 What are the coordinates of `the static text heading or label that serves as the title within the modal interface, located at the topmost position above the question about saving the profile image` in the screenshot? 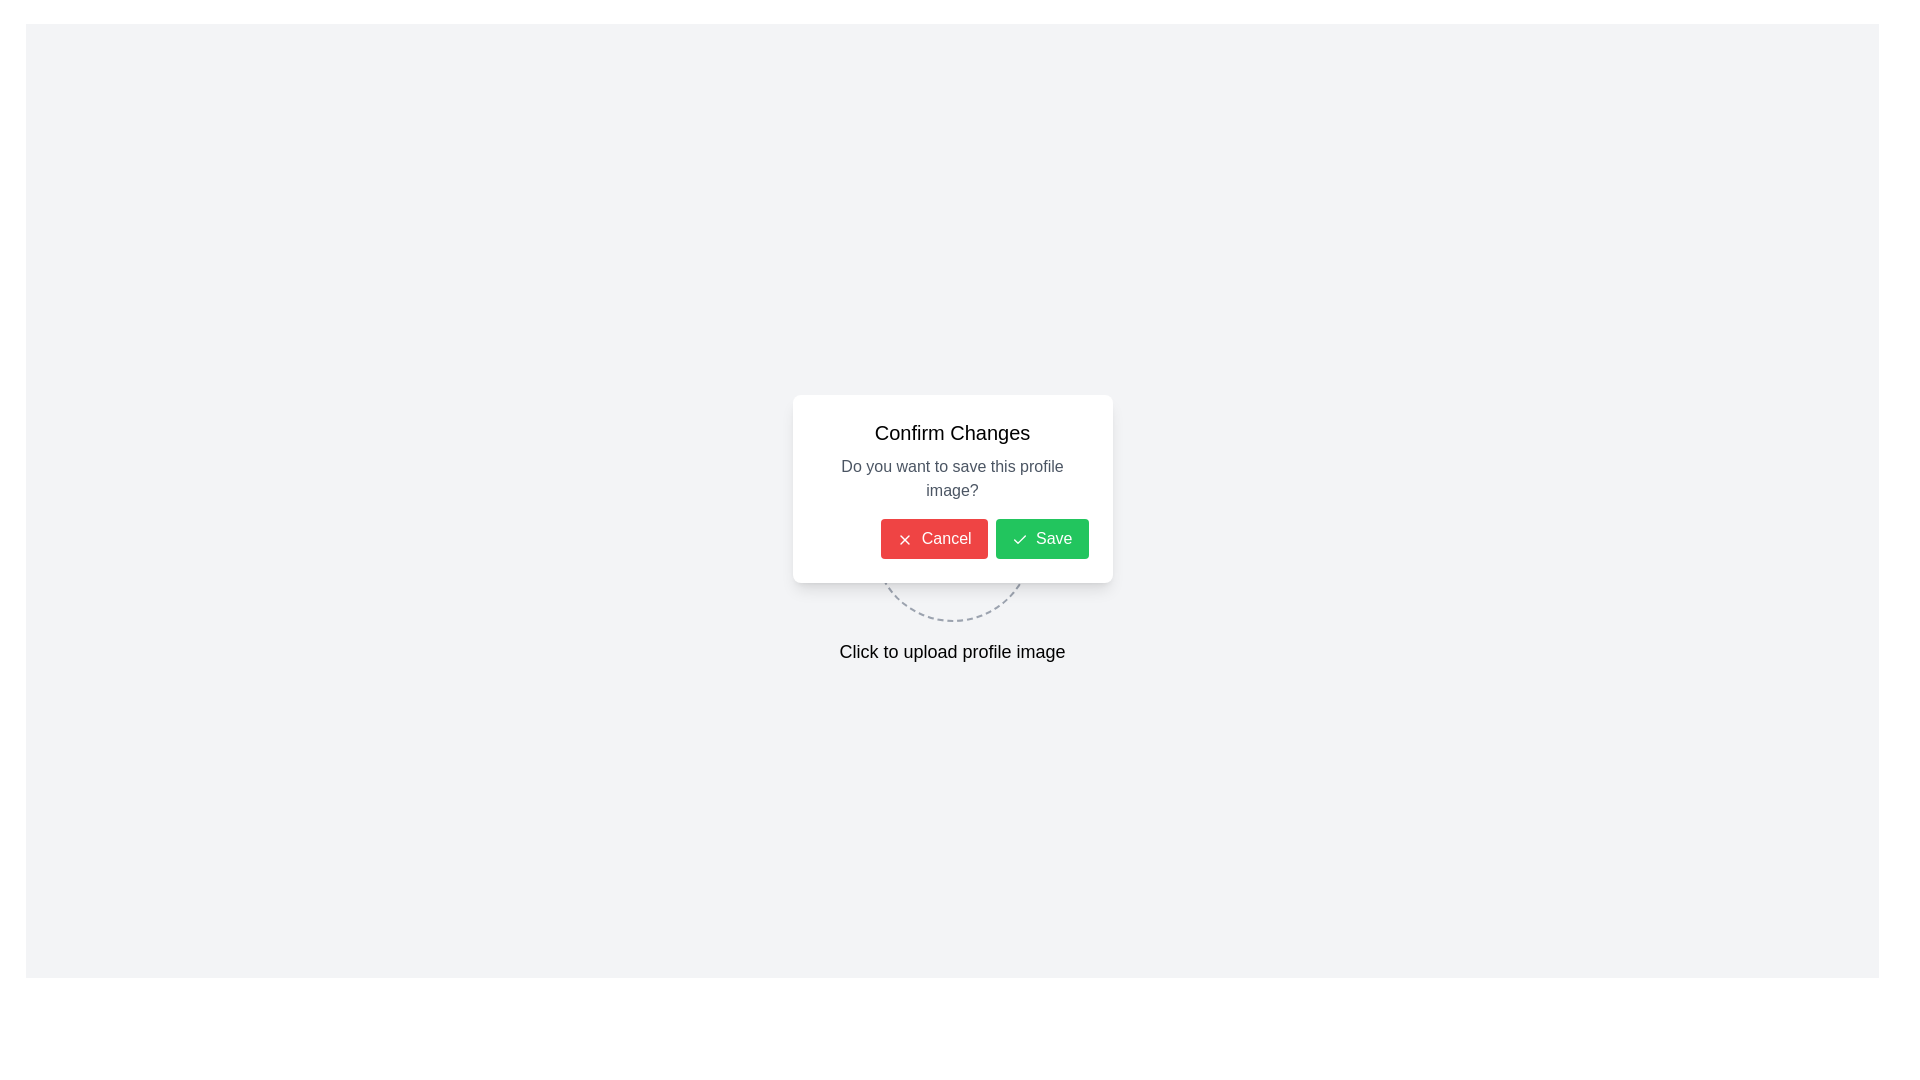 It's located at (951, 431).